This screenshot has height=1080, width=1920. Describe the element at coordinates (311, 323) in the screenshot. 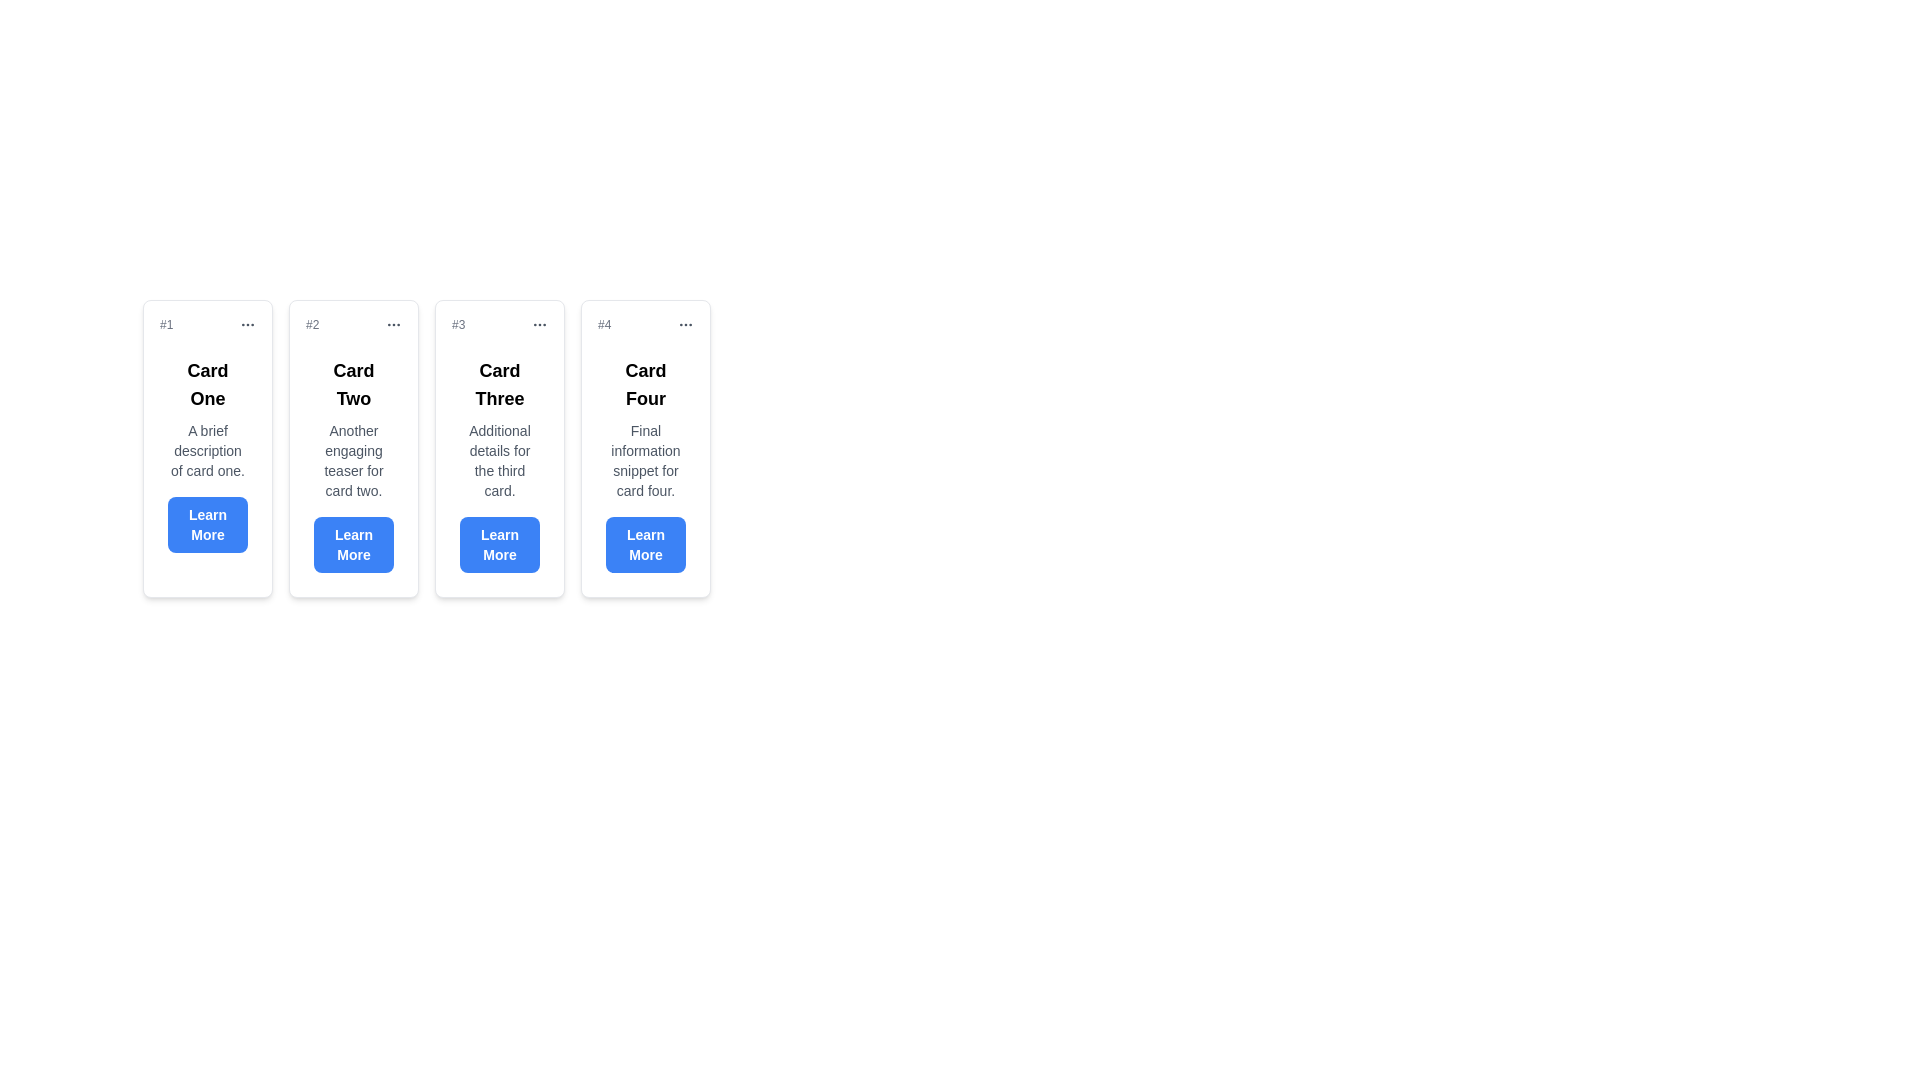

I see `the informational text label that identifies the card by its sequence number (e.g., '#2') located in the upper-left section of the second card, adjacent to the ellipsis icon` at that location.